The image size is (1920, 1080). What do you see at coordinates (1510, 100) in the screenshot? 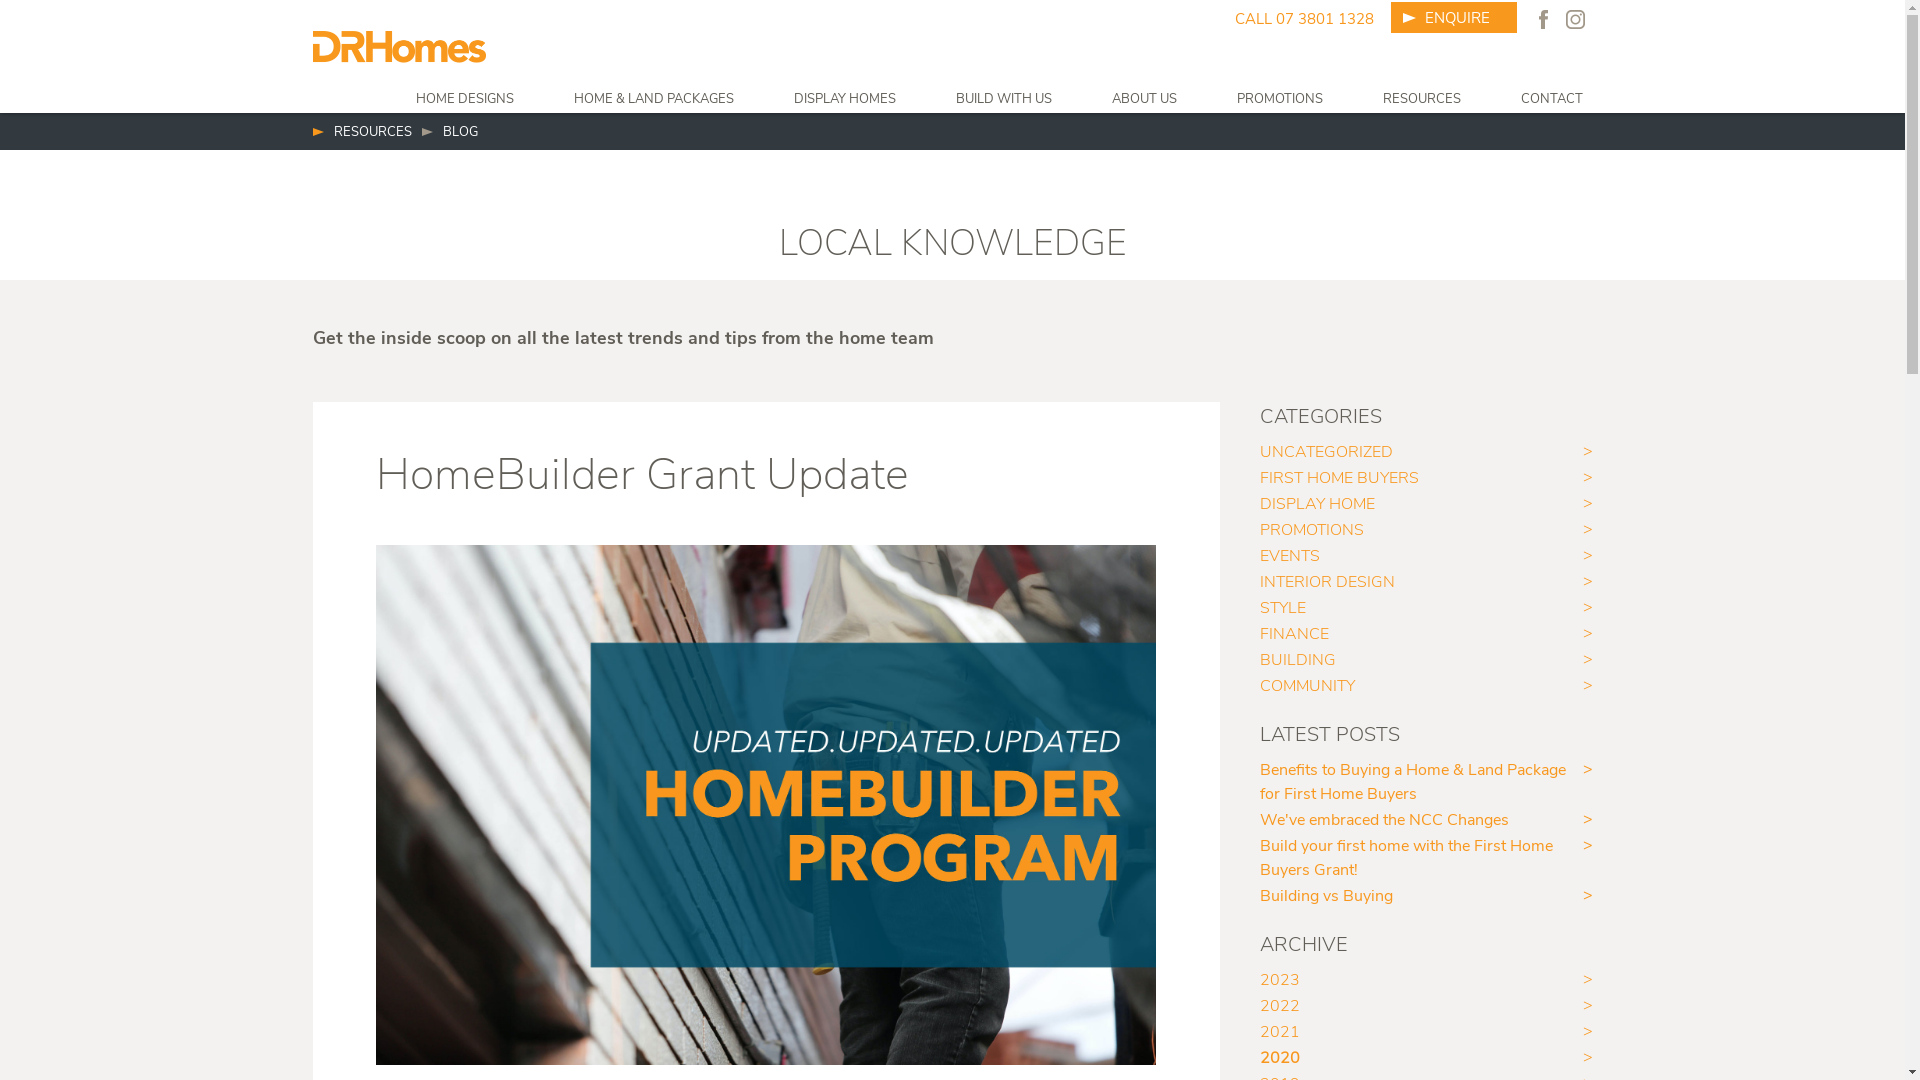
I see `'CONTACT'` at bounding box center [1510, 100].